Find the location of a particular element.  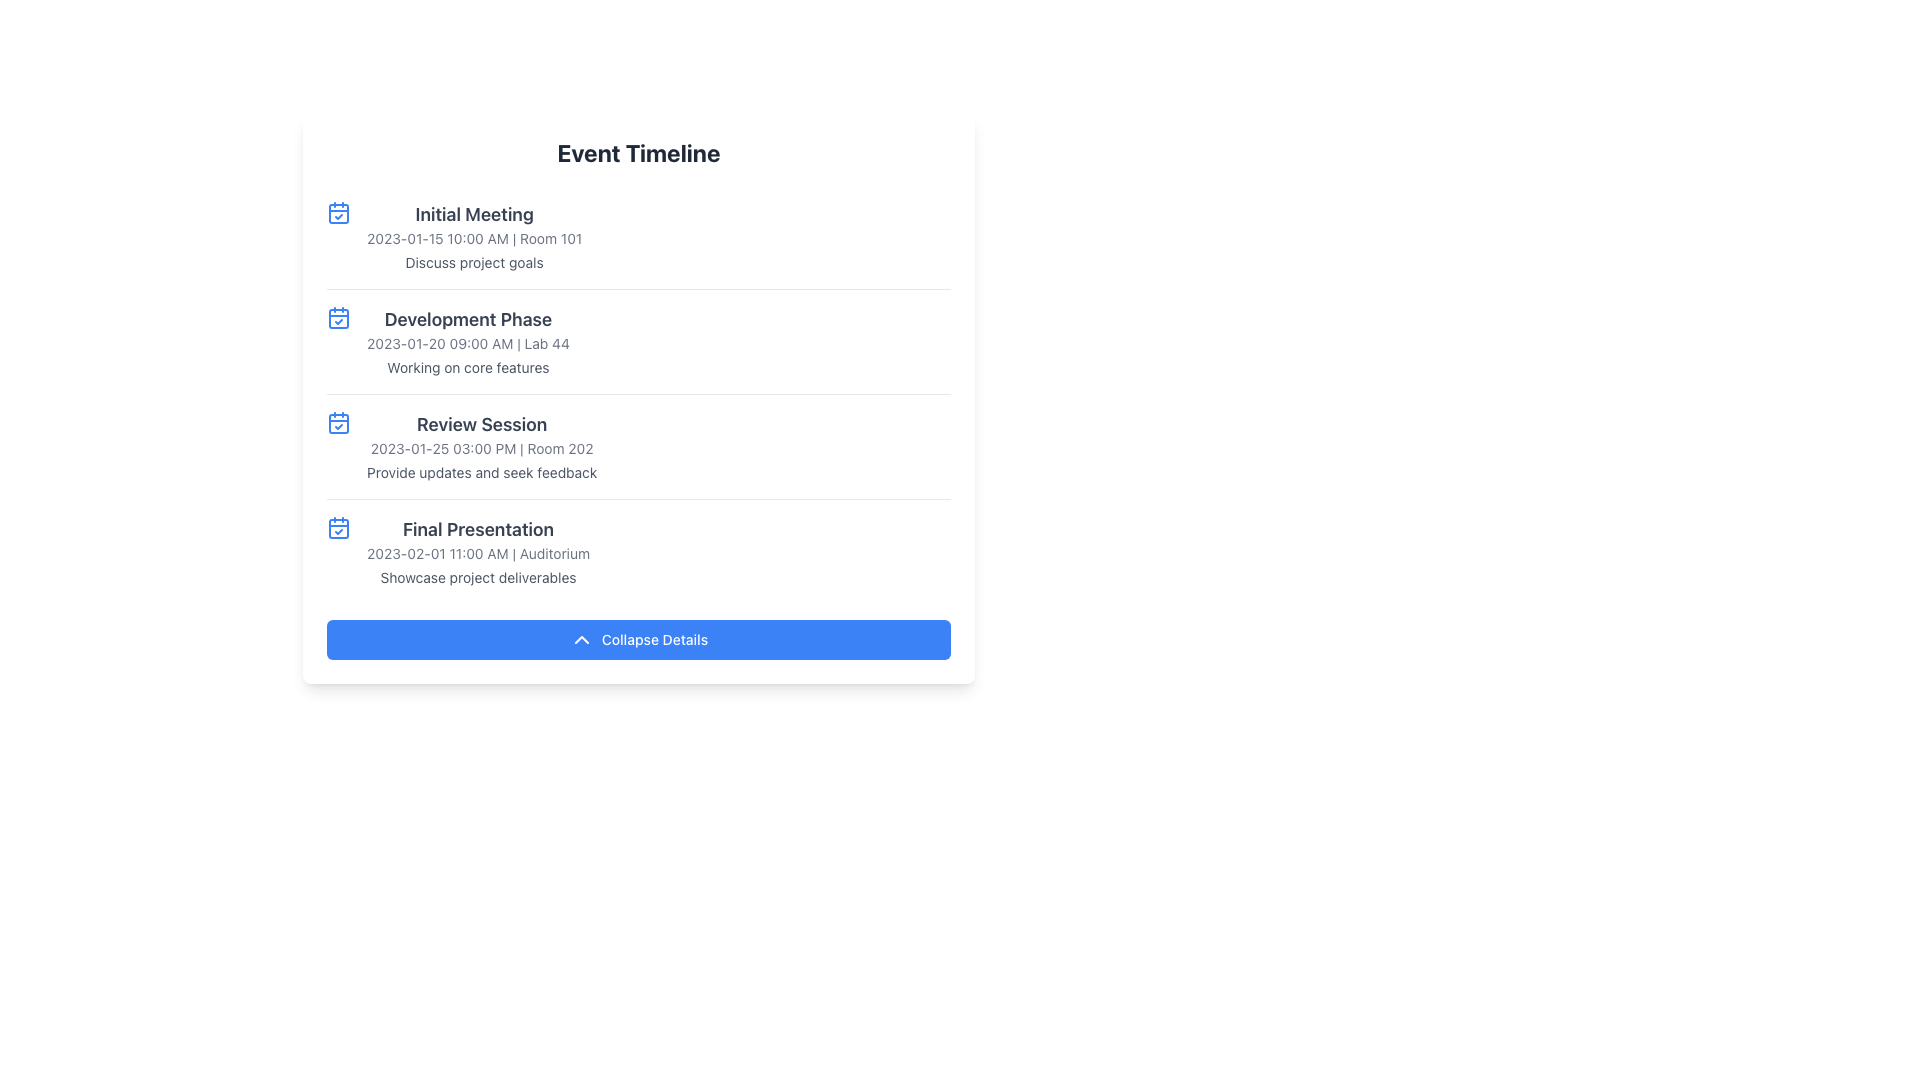

text element displaying '2023-02-01 11:00 AM | Auditorium', which is located in the 'Final Presentation' section, below the heading 'Final Presentation' and above the descriptive text is located at coordinates (477, 554).